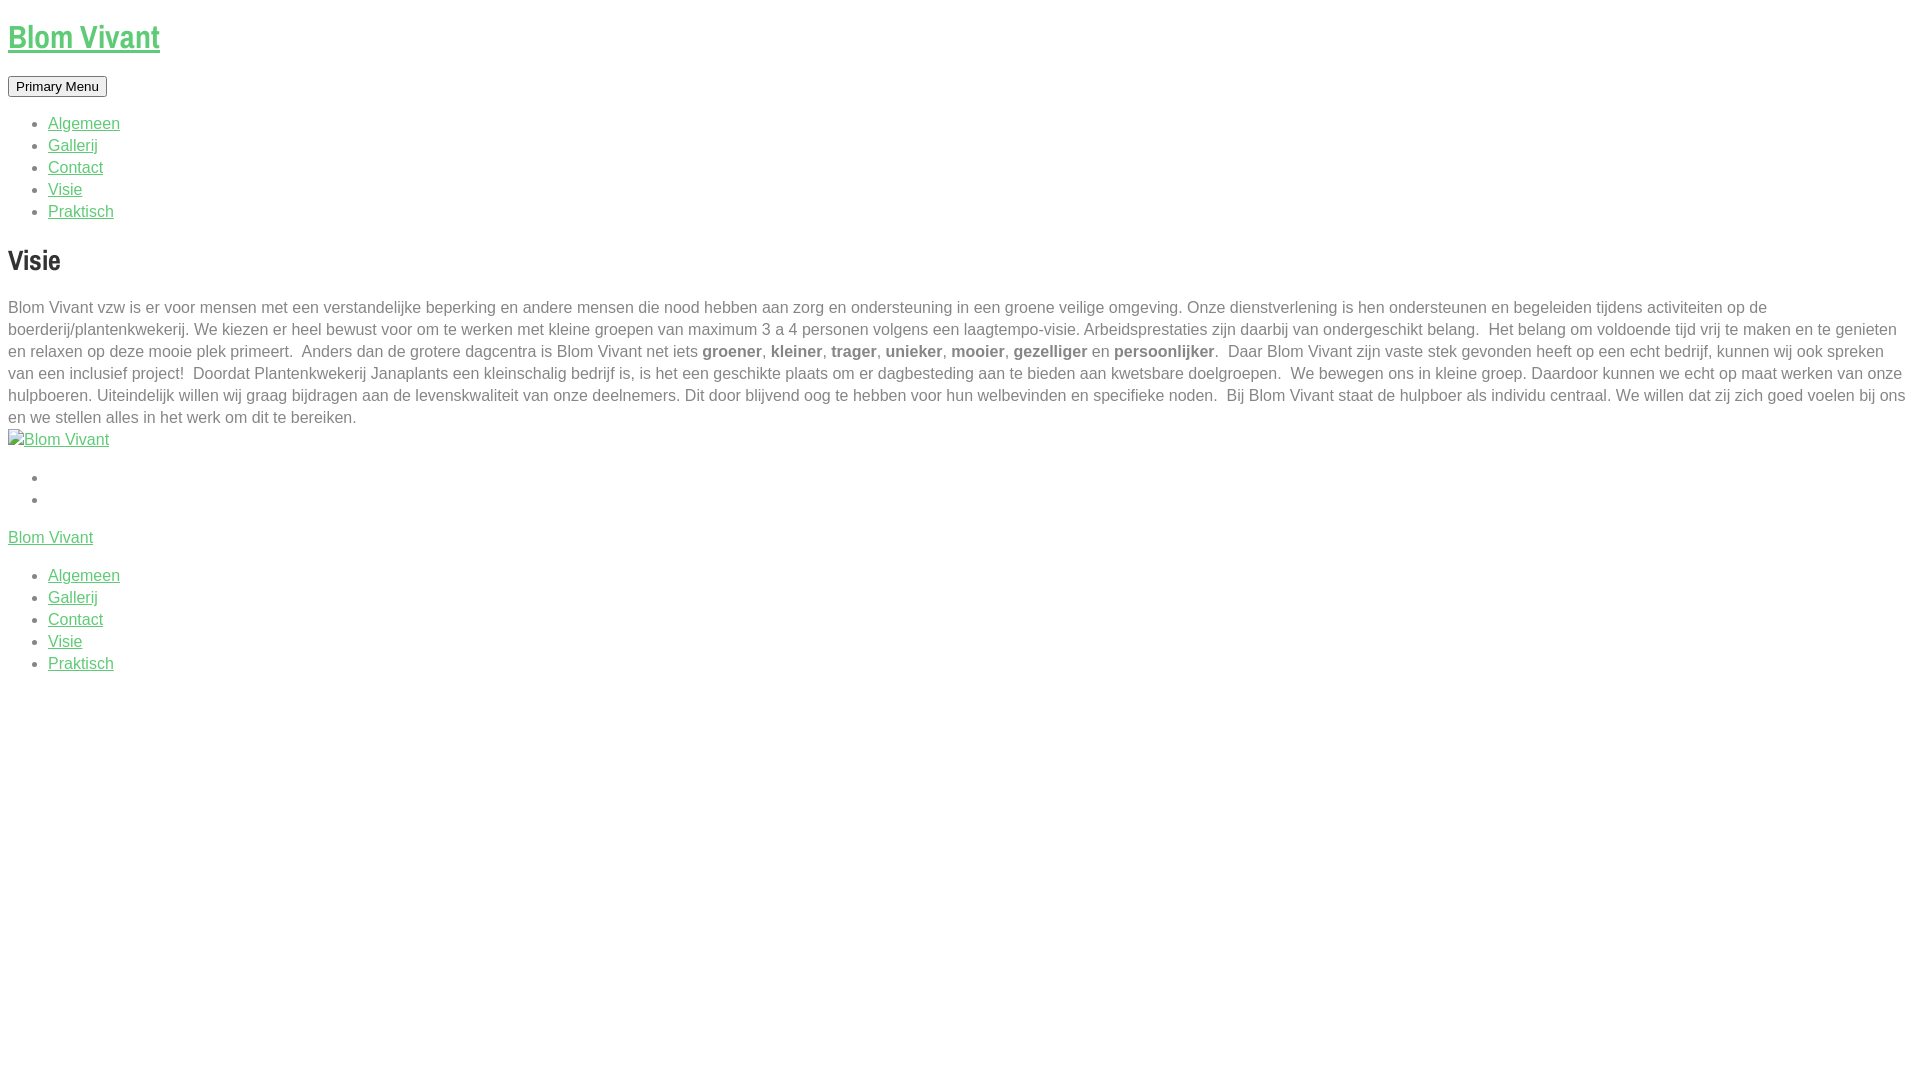 This screenshot has height=1080, width=1920. I want to click on 'Skip to content', so click(7, 20).